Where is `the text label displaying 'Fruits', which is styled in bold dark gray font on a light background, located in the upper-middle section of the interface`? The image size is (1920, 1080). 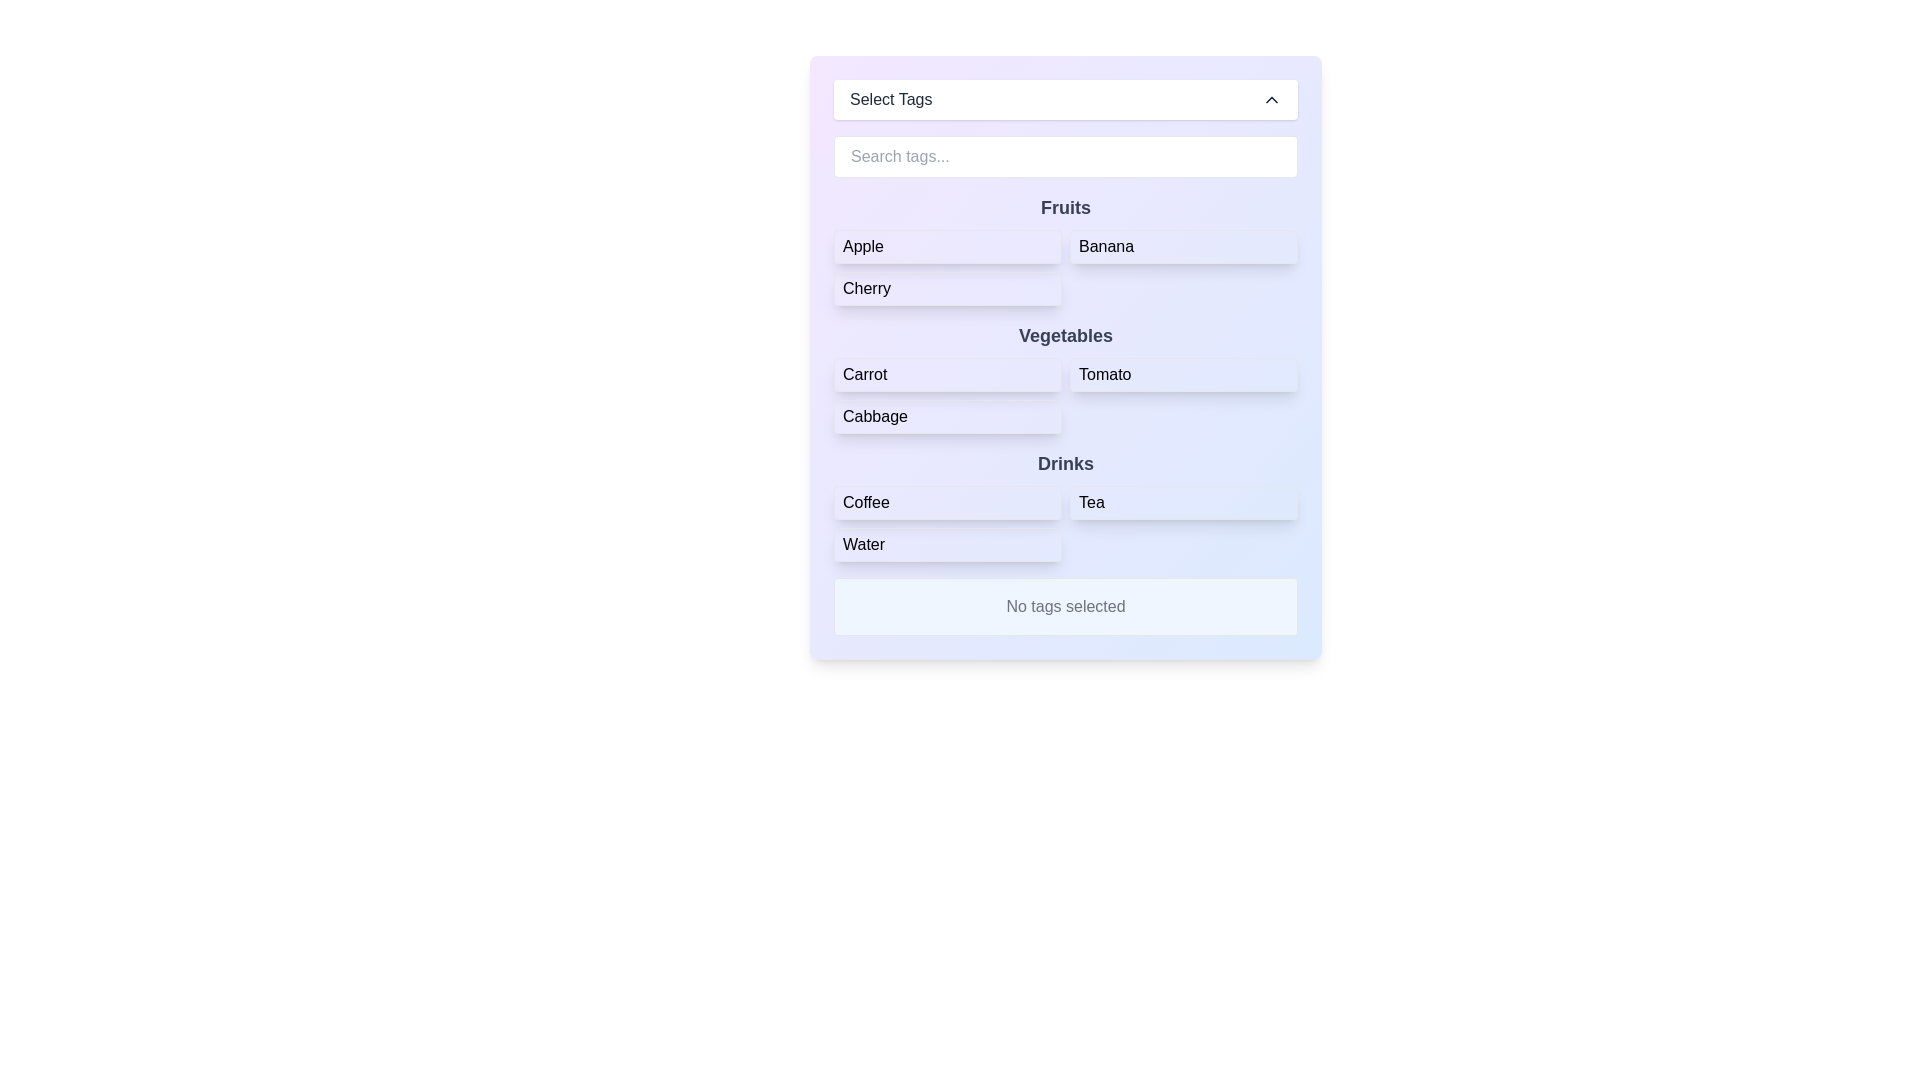
the text label displaying 'Fruits', which is styled in bold dark gray font on a light background, located in the upper-middle section of the interface is located at coordinates (1064, 208).